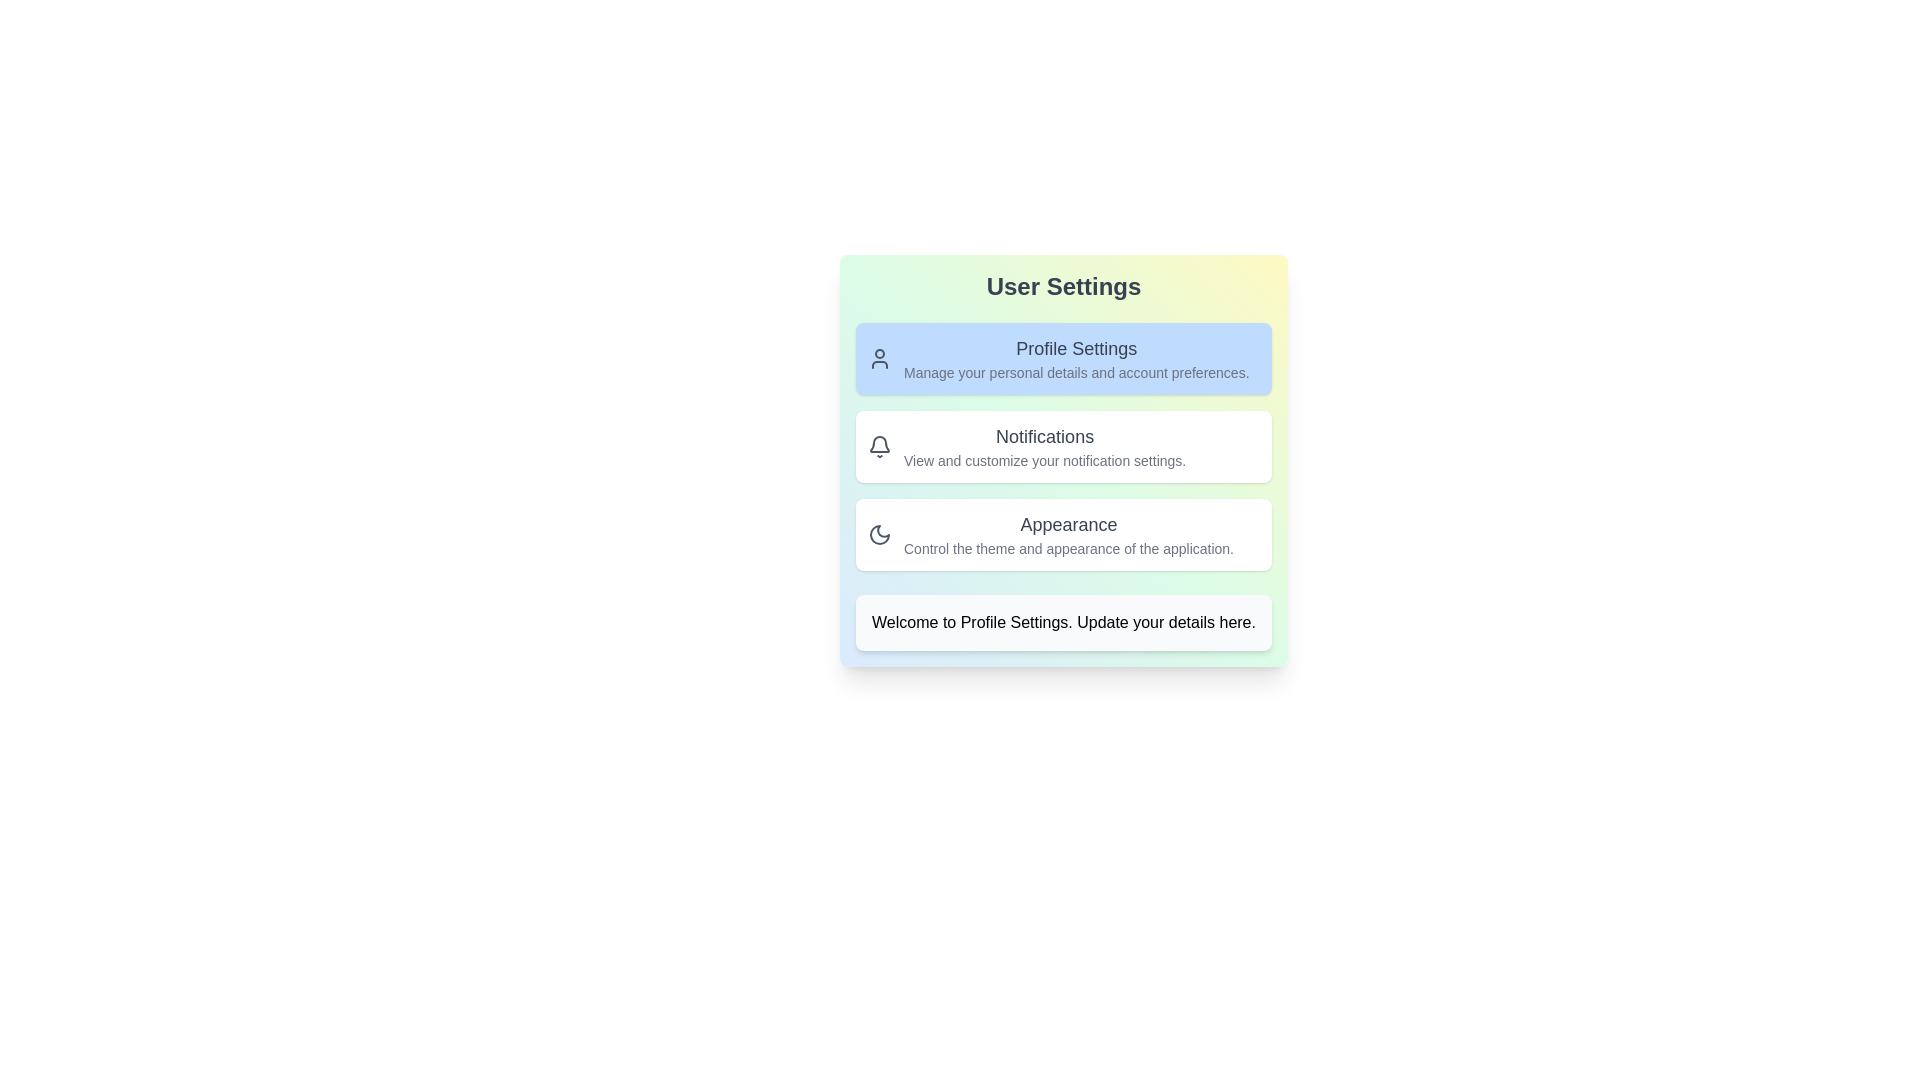 The width and height of the screenshot is (1920, 1080). What do you see at coordinates (1063, 446) in the screenshot?
I see `the card representing Notifications to select it` at bounding box center [1063, 446].